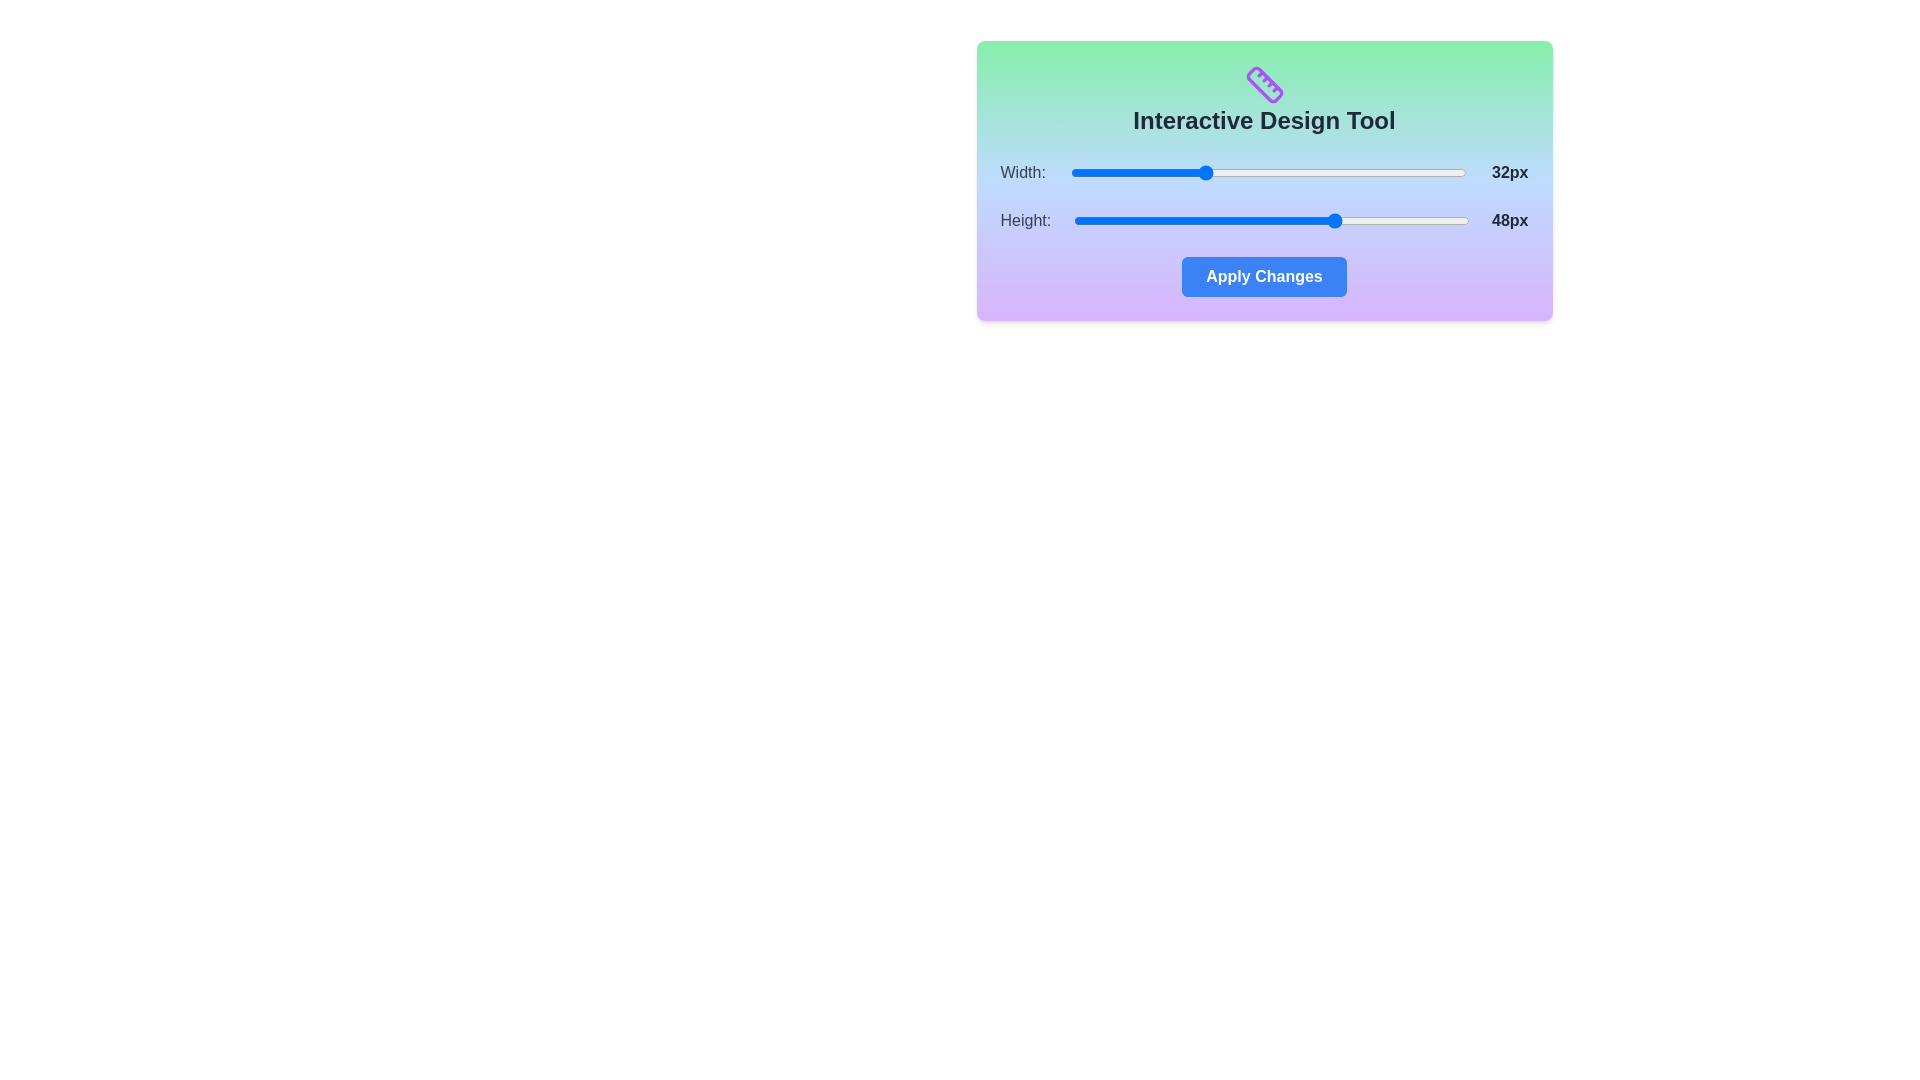 The height and width of the screenshot is (1080, 1920). Describe the element at coordinates (1103, 172) in the screenshot. I see `the 'Width' slider to set its value to 20 within the range of 16 to 64` at that location.